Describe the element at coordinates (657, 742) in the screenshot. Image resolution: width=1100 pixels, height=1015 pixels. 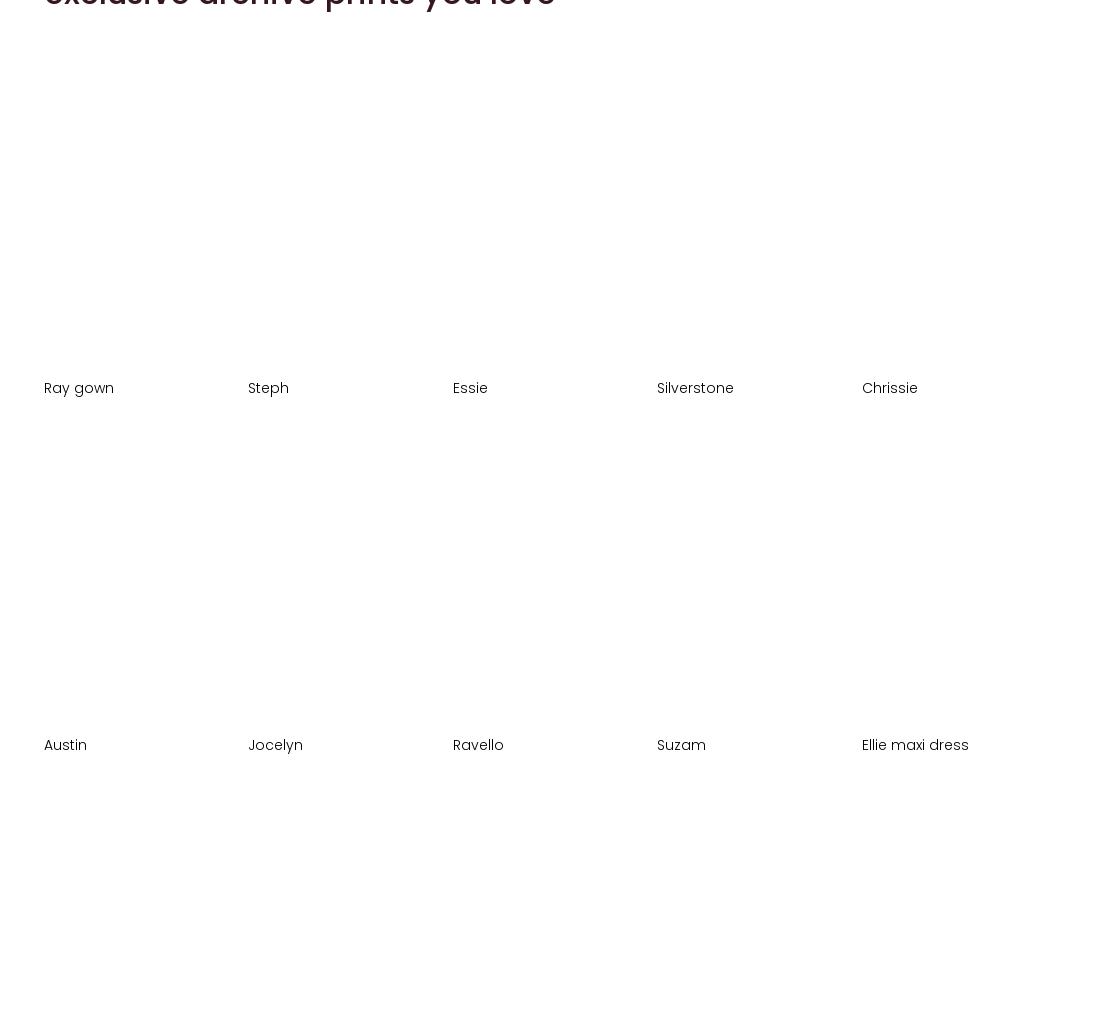
I see `'Suzam'` at that location.